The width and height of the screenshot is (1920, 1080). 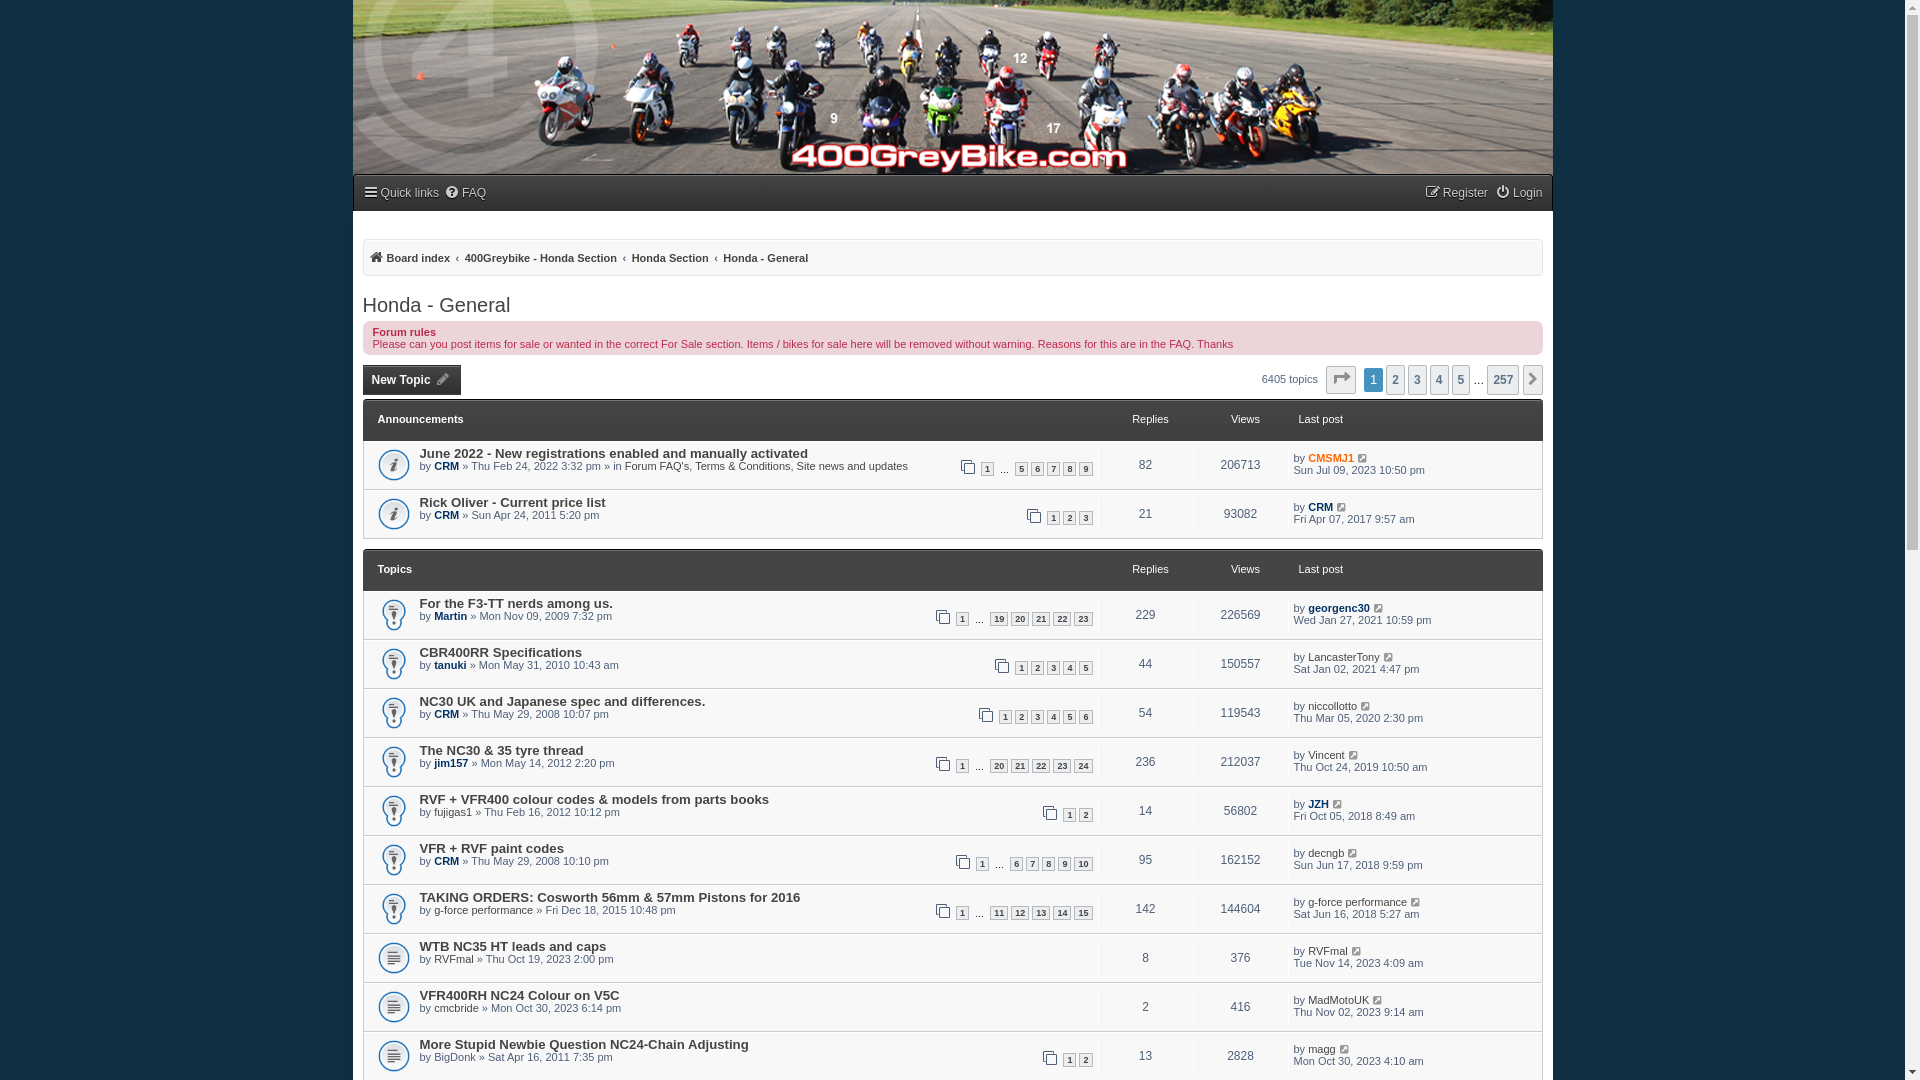 What do you see at coordinates (1350, 950) in the screenshot?
I see `'Go to last post'` at bounding box center [1350, 950].